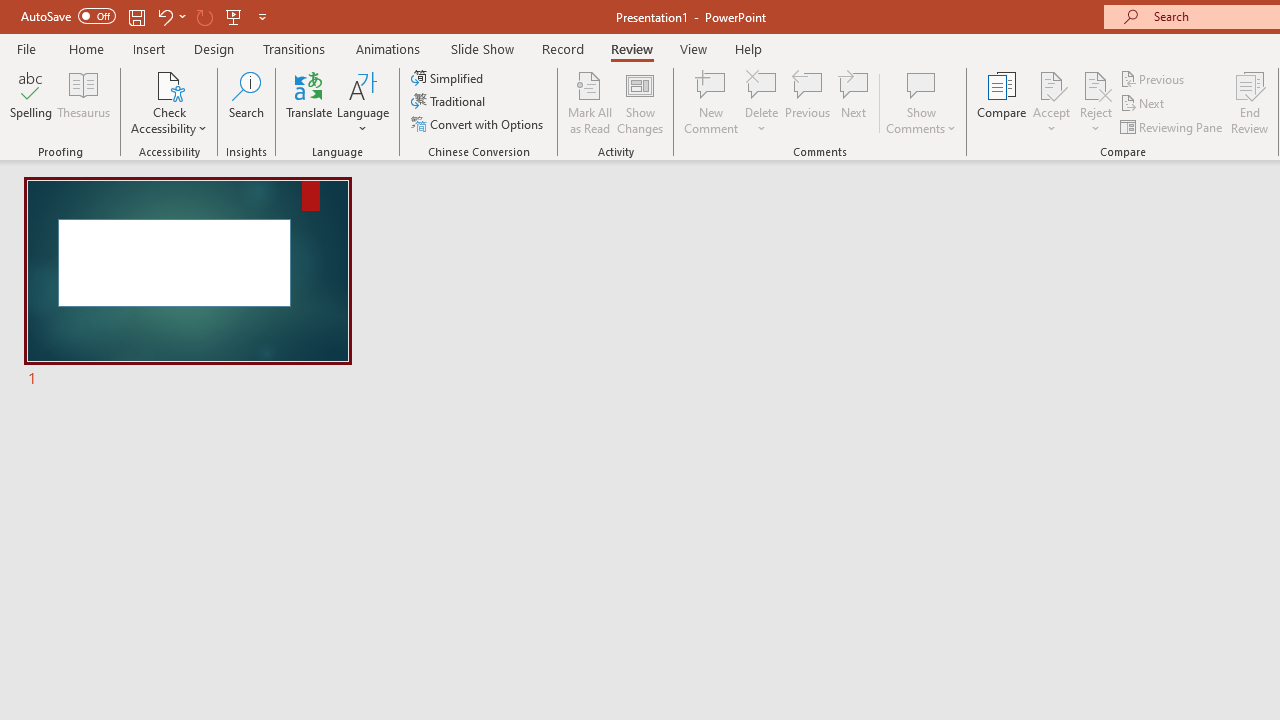 This screenshot has width=1280, height=720. I want to click on 'End Review', so click(1248, 103).